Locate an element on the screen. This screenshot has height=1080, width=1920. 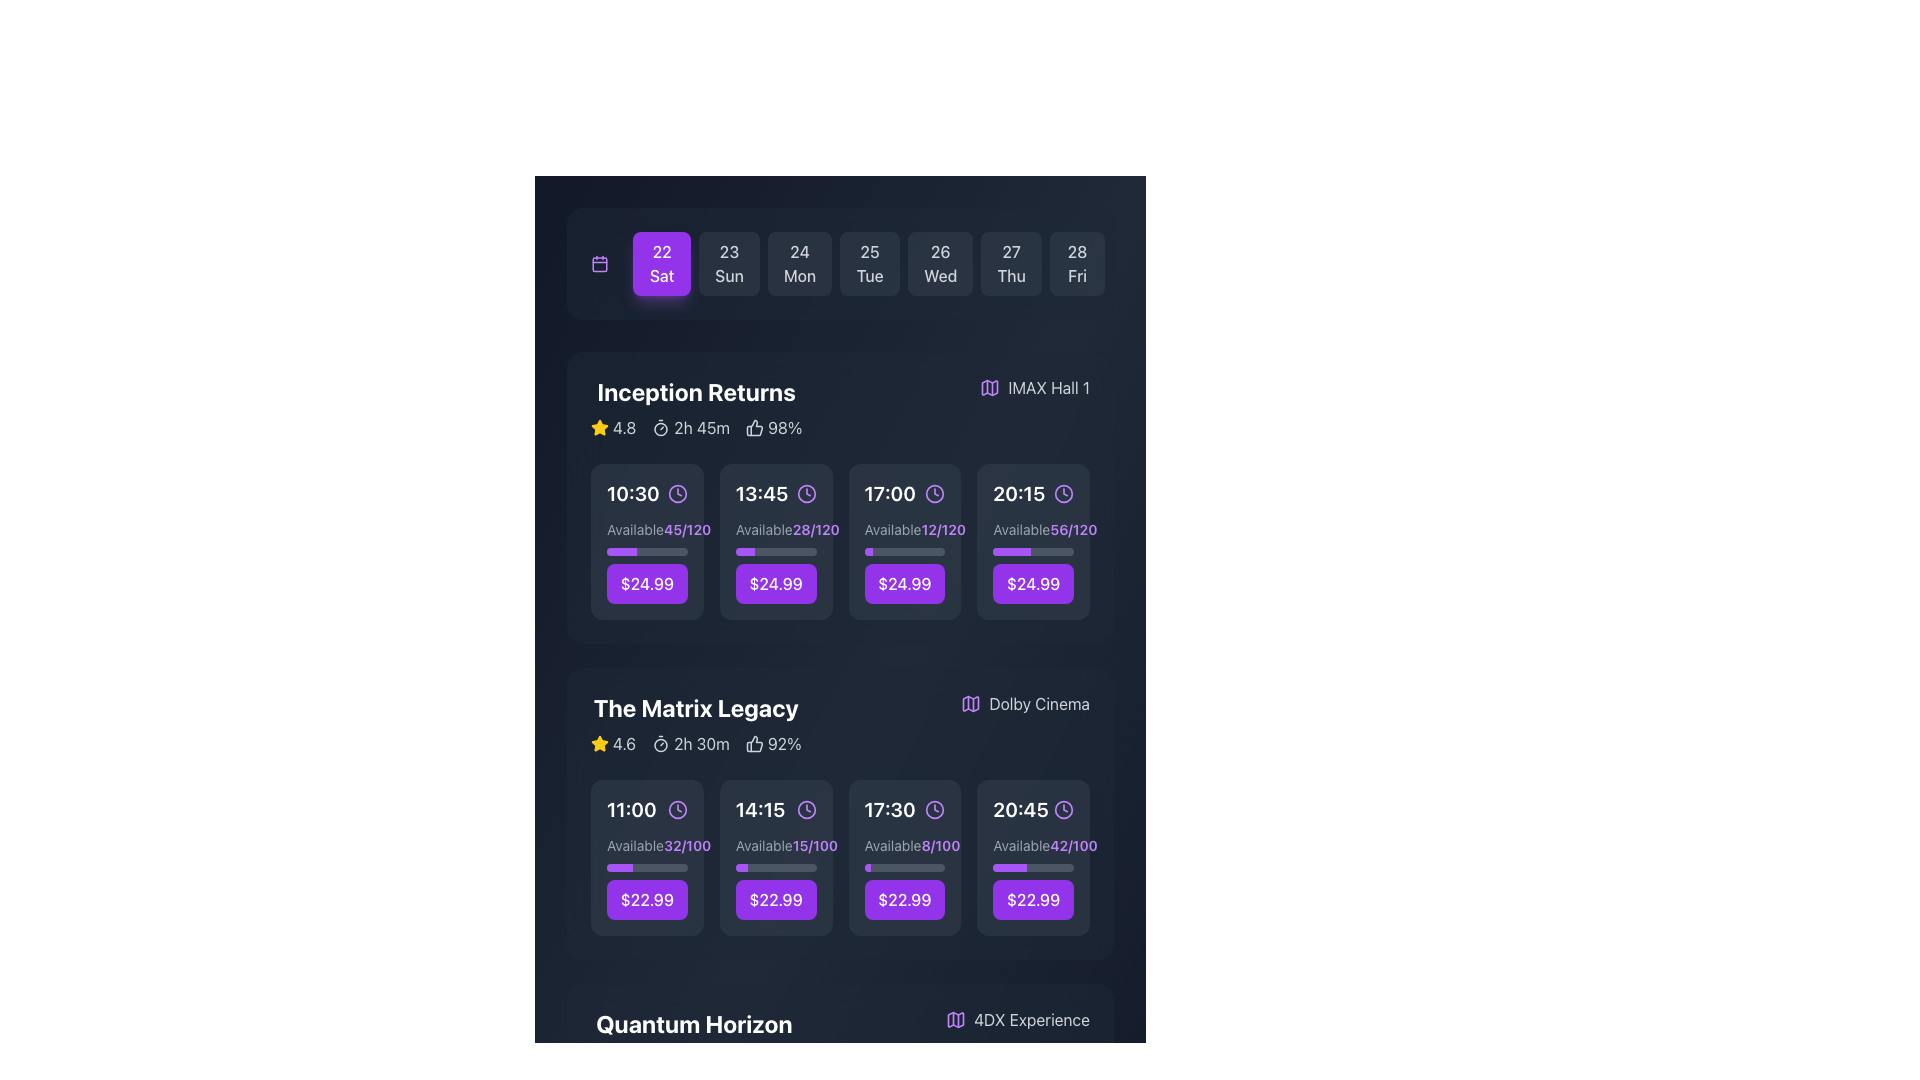
the purple button at the bottom of the ticket selection card displaying the price '$22.99' is located at coordinates (647, 856).